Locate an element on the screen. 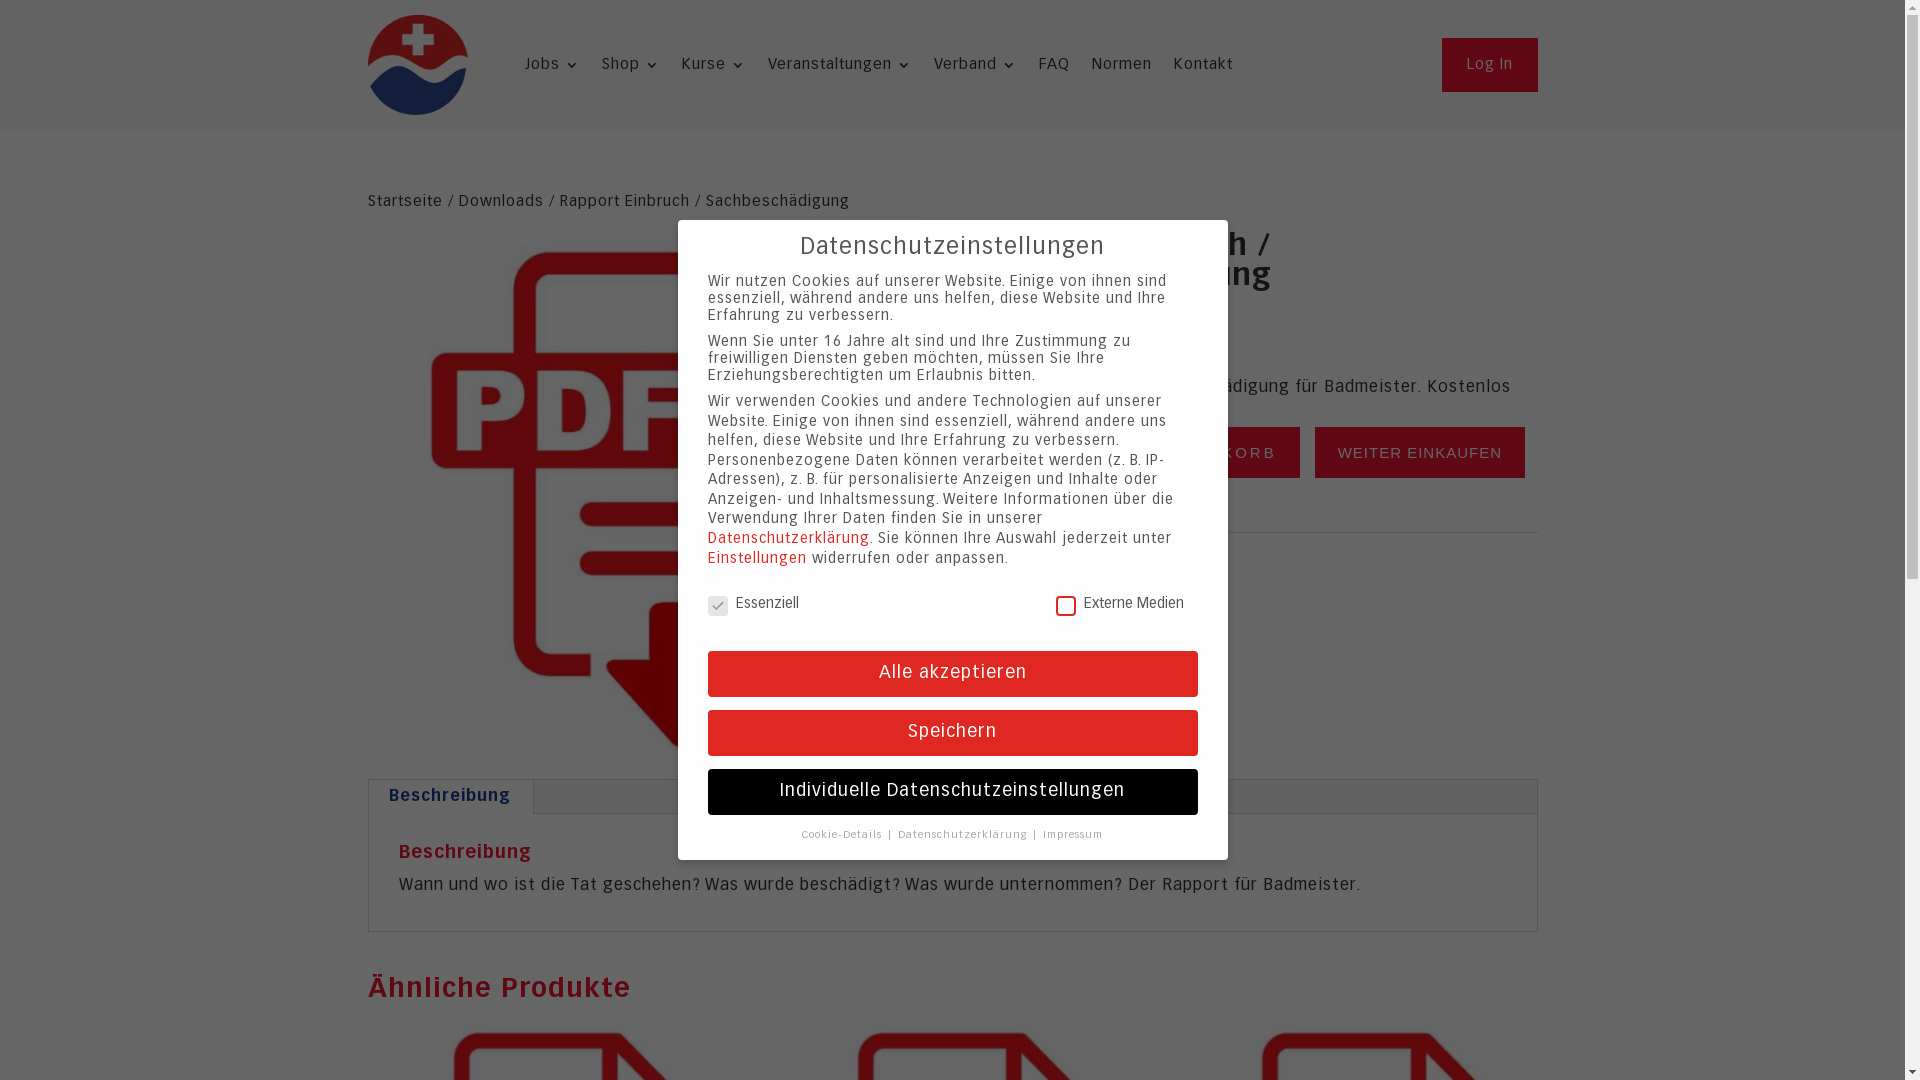 This screenshot has width=1920, height=1080. 'Kurse' is located at coordinates (714, 68).